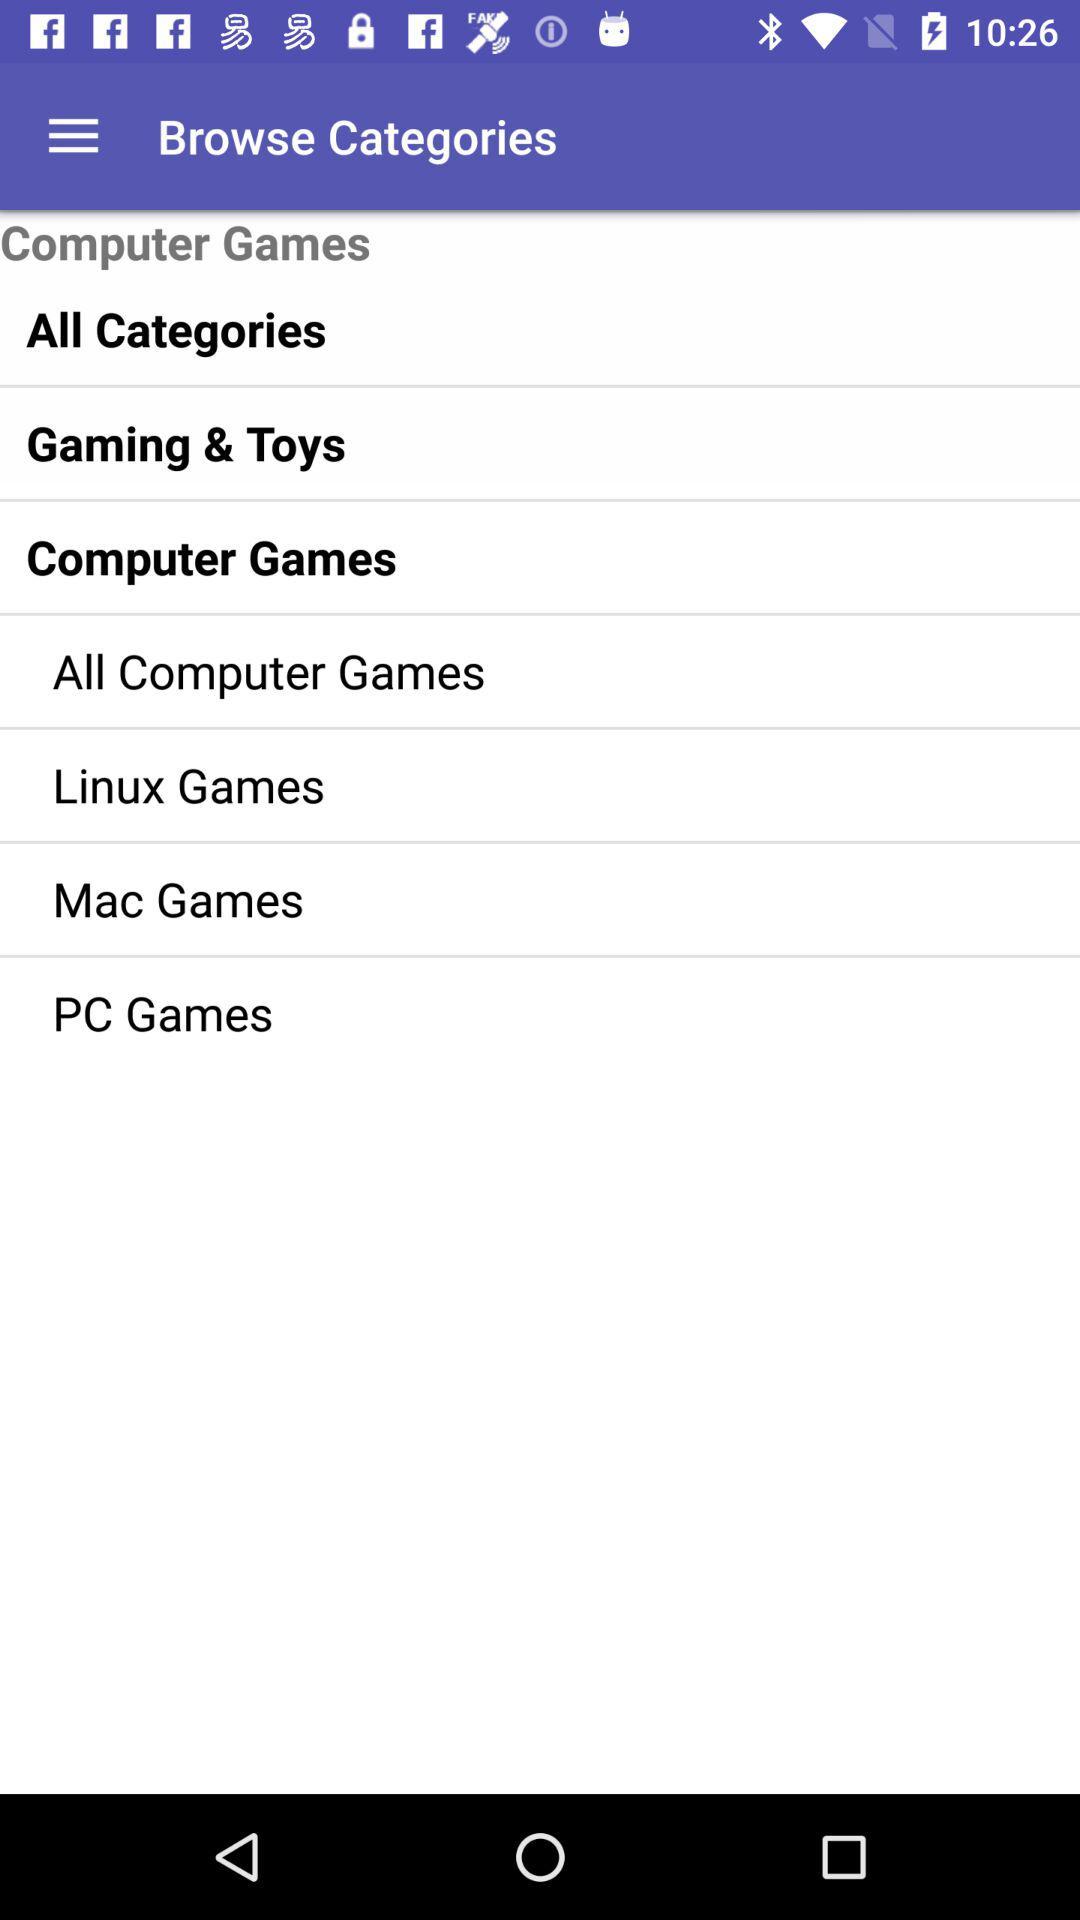  Describe the element at coordinates (510, 783) in the screenshot. I see `item below all computer games` at that location.